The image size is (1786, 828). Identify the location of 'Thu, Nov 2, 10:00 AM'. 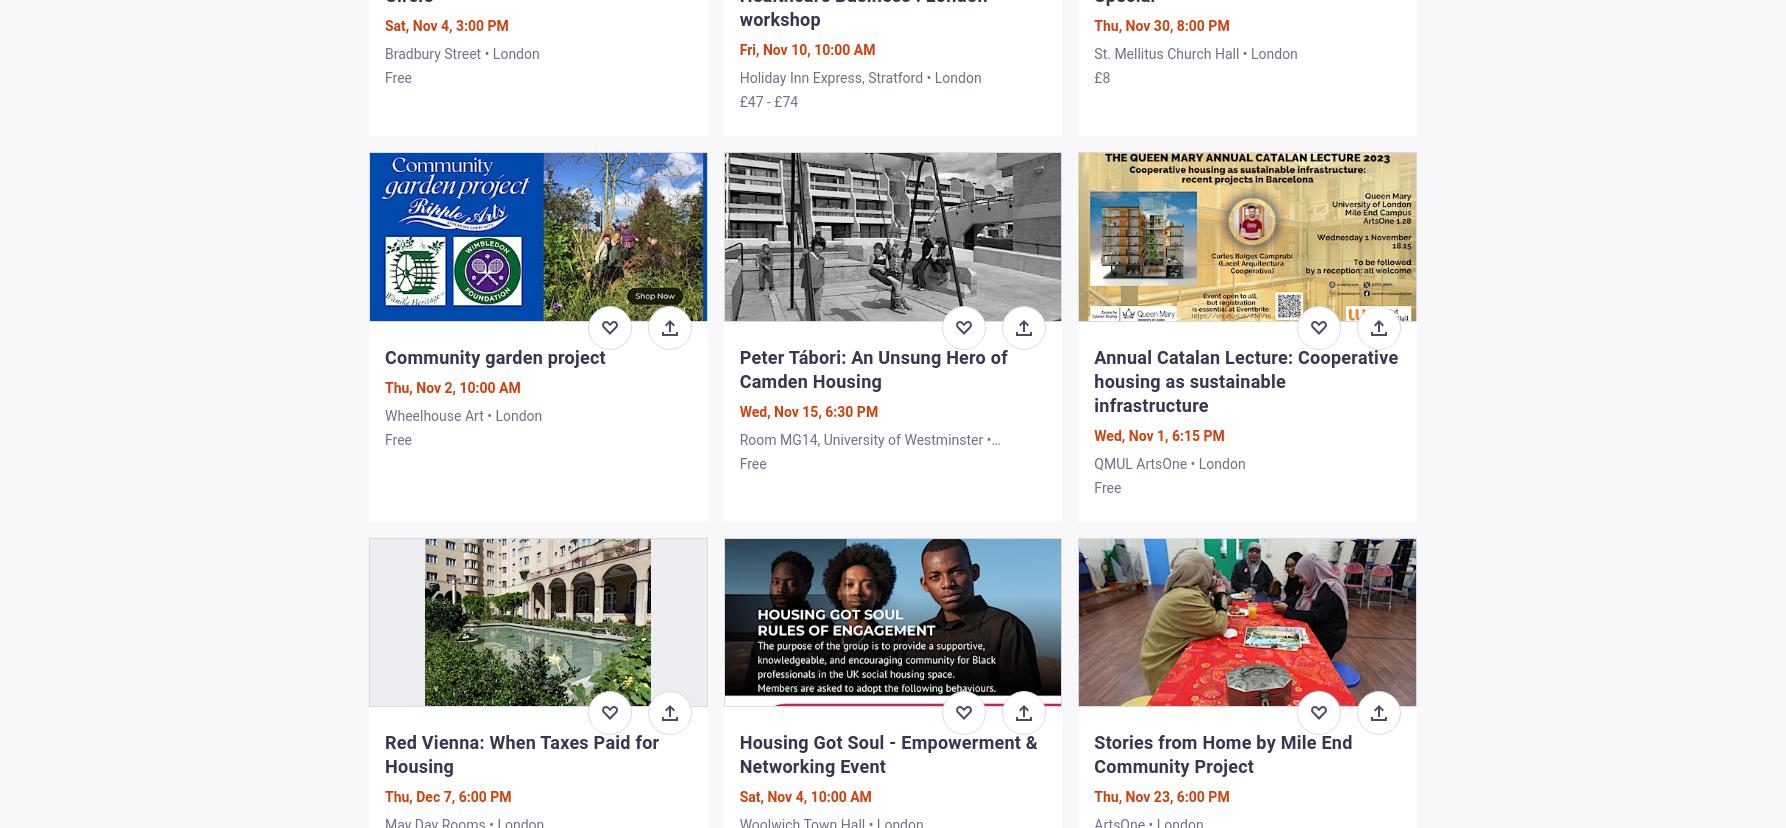
(451, 386).